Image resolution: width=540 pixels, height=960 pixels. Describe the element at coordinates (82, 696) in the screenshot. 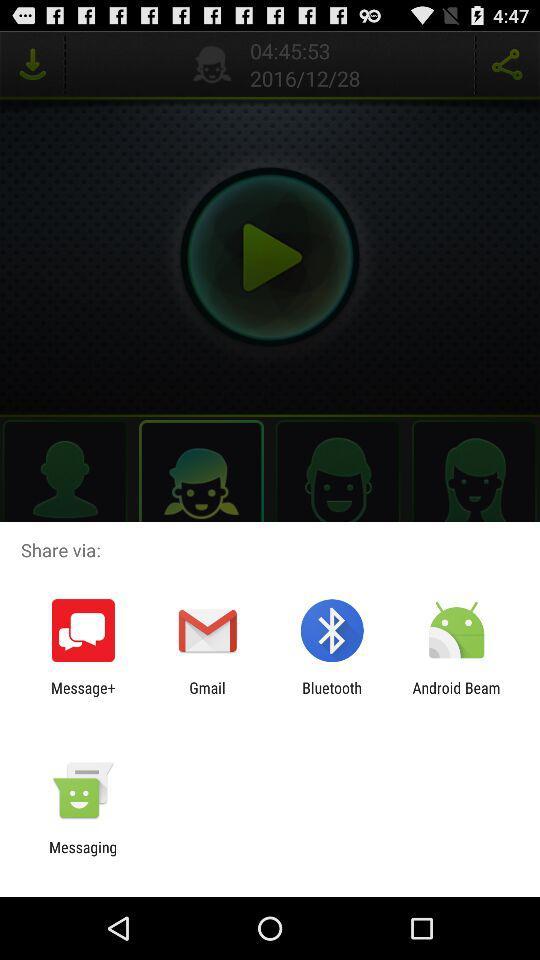

I see `the message+` at that location.